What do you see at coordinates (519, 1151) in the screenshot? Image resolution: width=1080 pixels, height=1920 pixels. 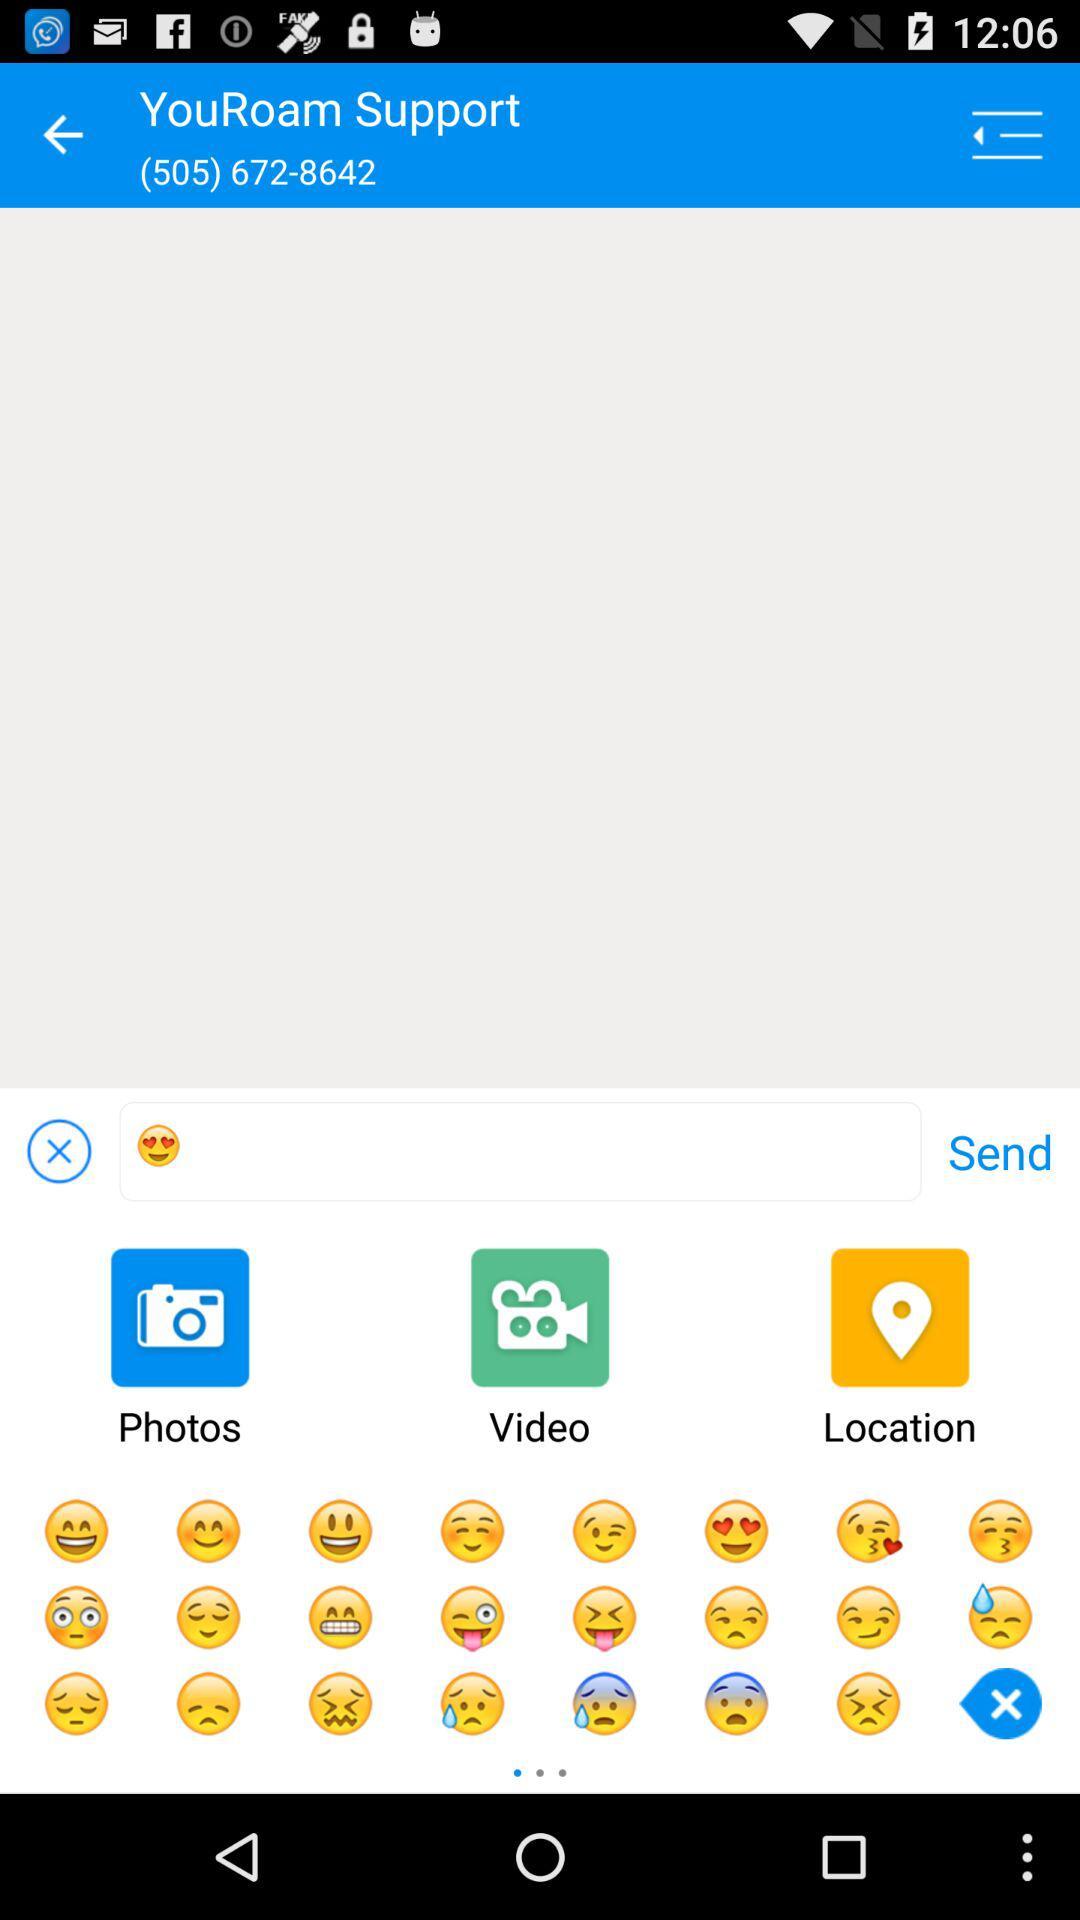 I see `e106` at bounding box center [519, 1151].